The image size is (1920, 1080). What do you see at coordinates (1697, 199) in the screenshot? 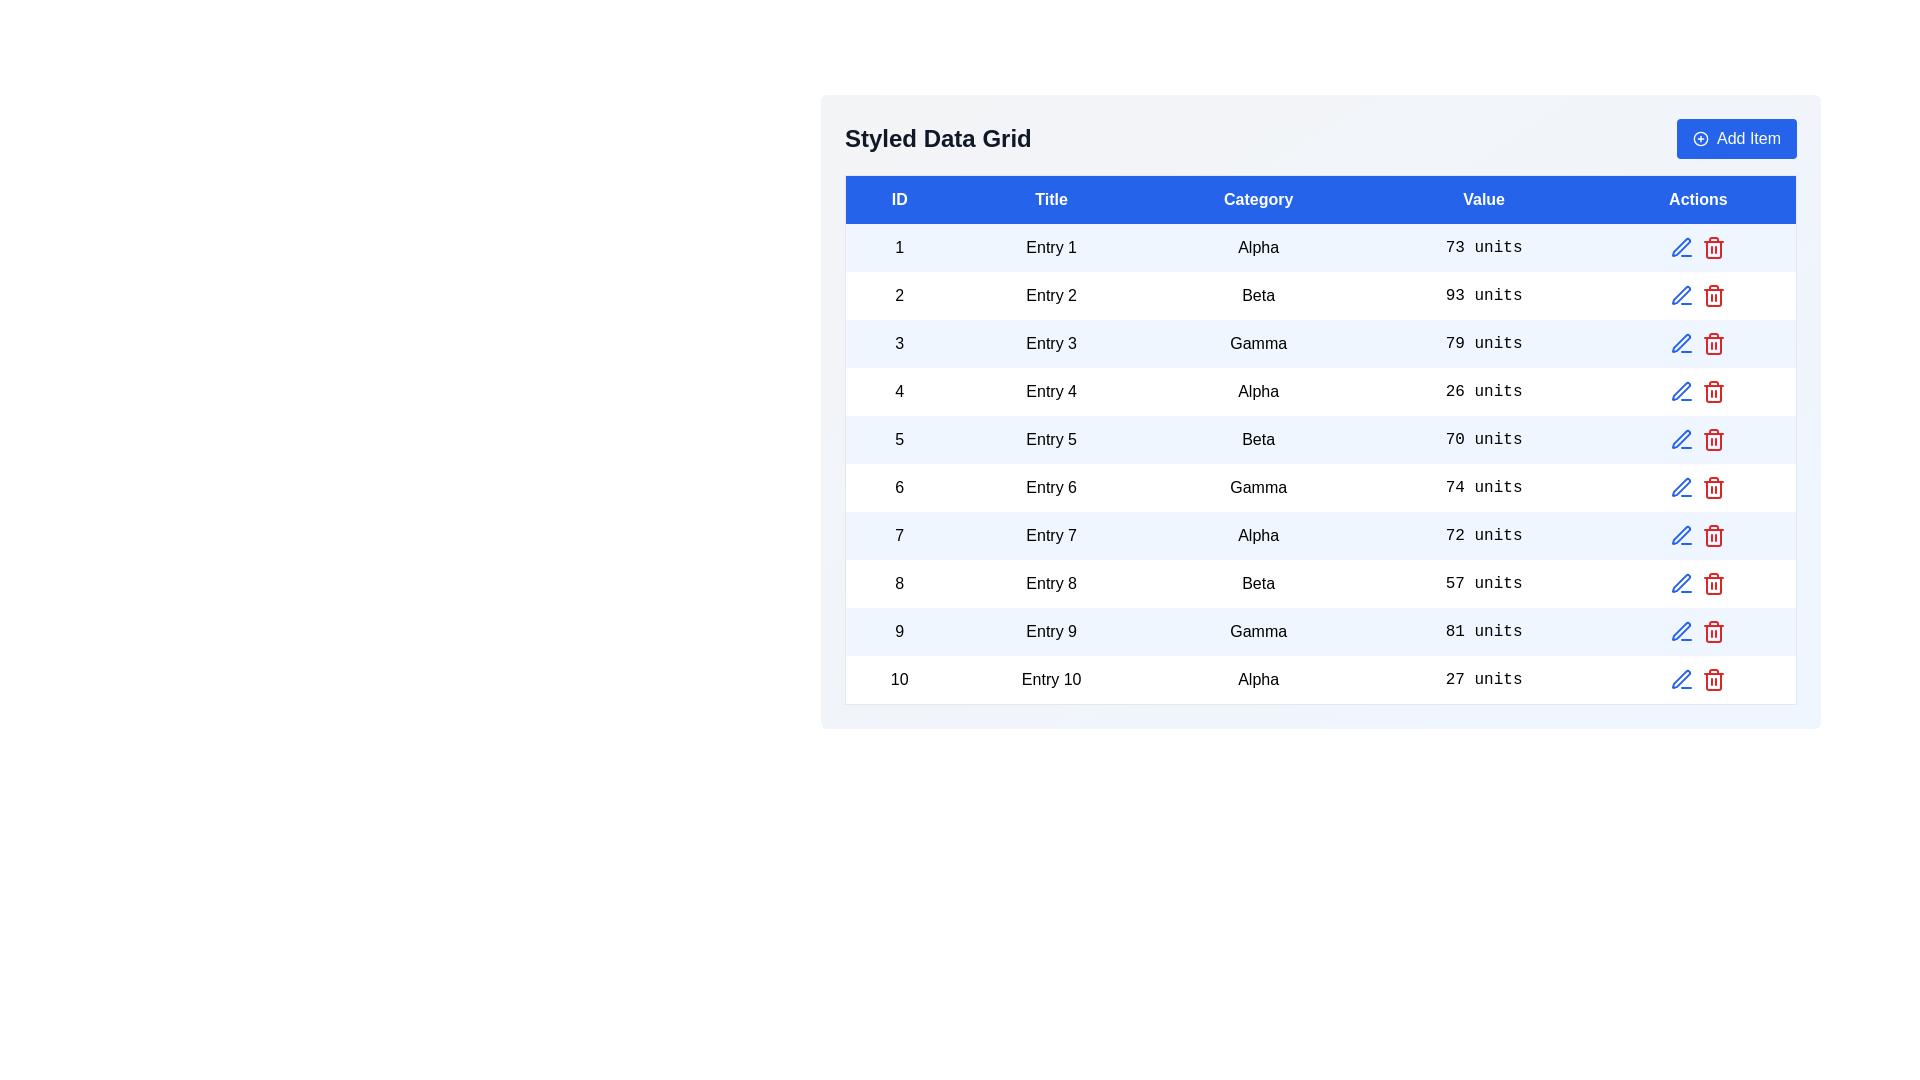
I see `the column header Actions to sort the table` at bounding box center [1697, 199].